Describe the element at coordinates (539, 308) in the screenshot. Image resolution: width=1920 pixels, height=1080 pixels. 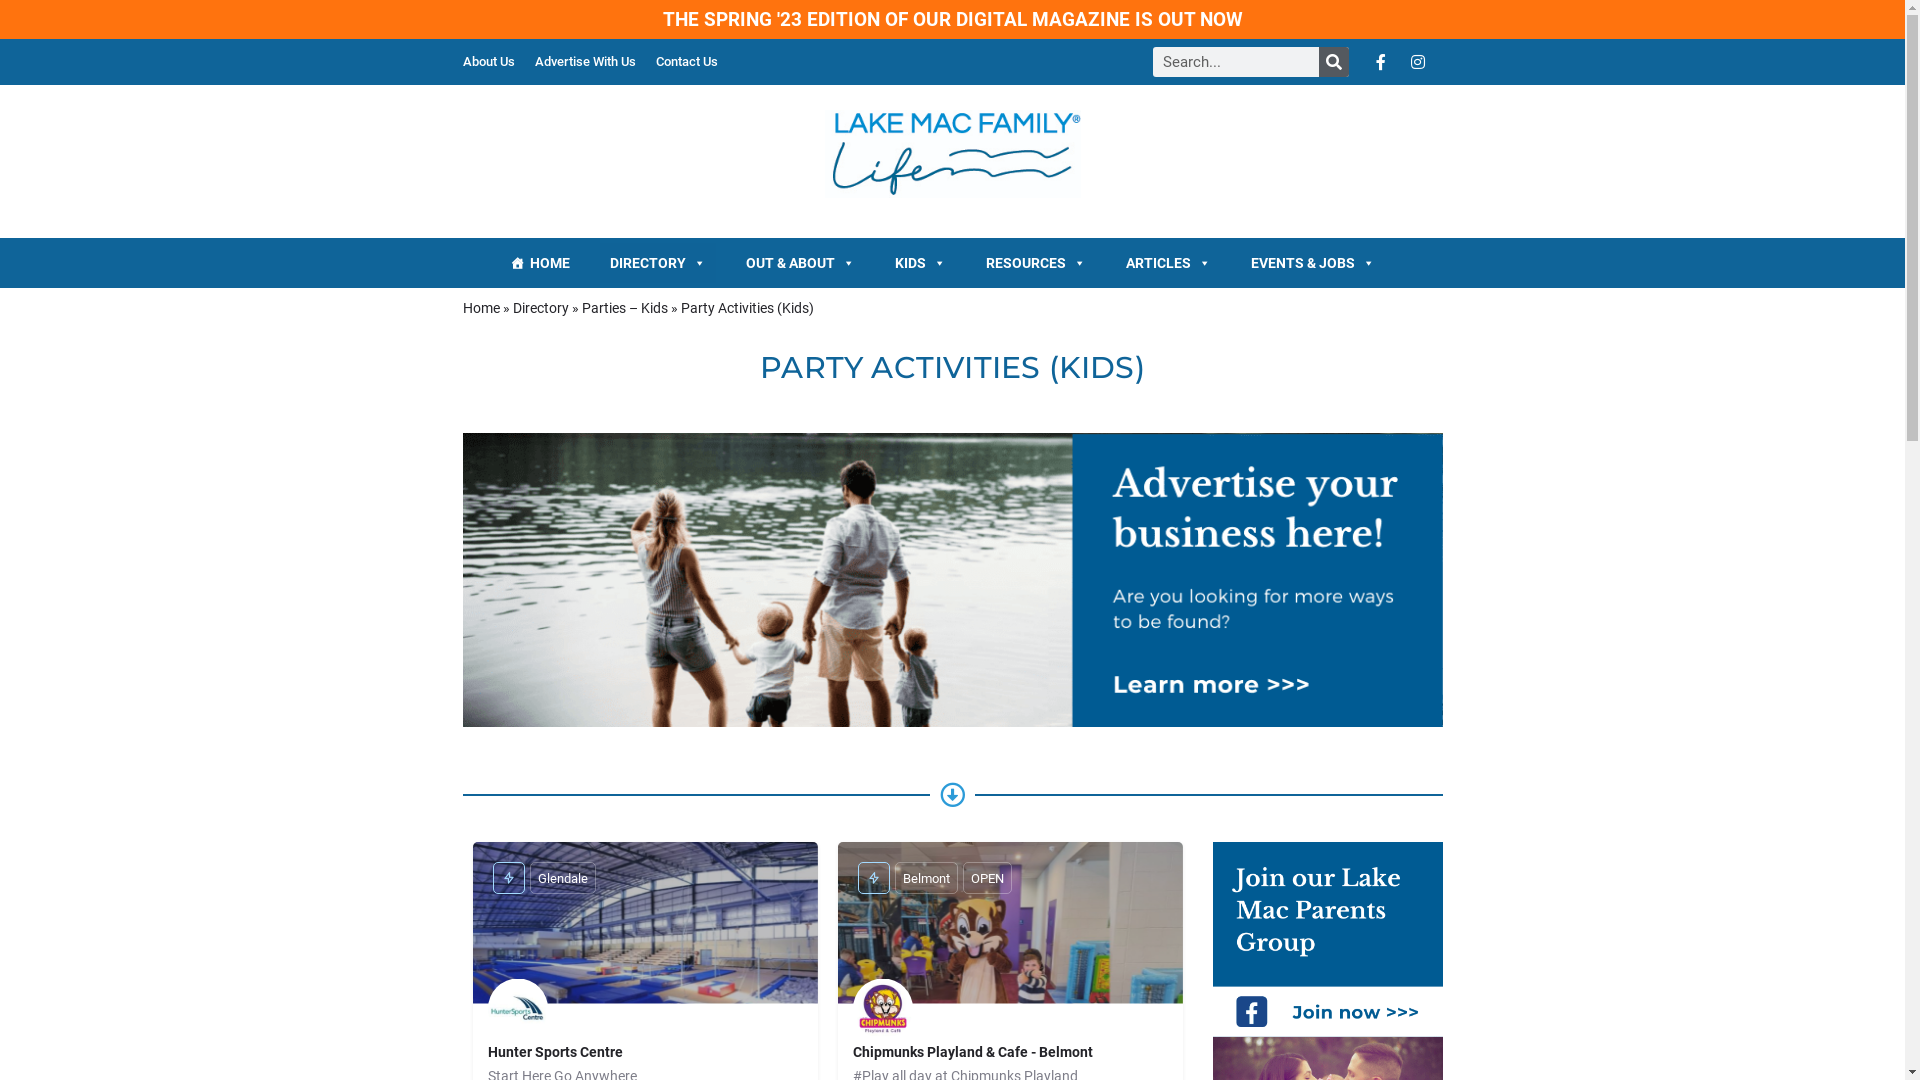
I see `'Directory'` at that location.